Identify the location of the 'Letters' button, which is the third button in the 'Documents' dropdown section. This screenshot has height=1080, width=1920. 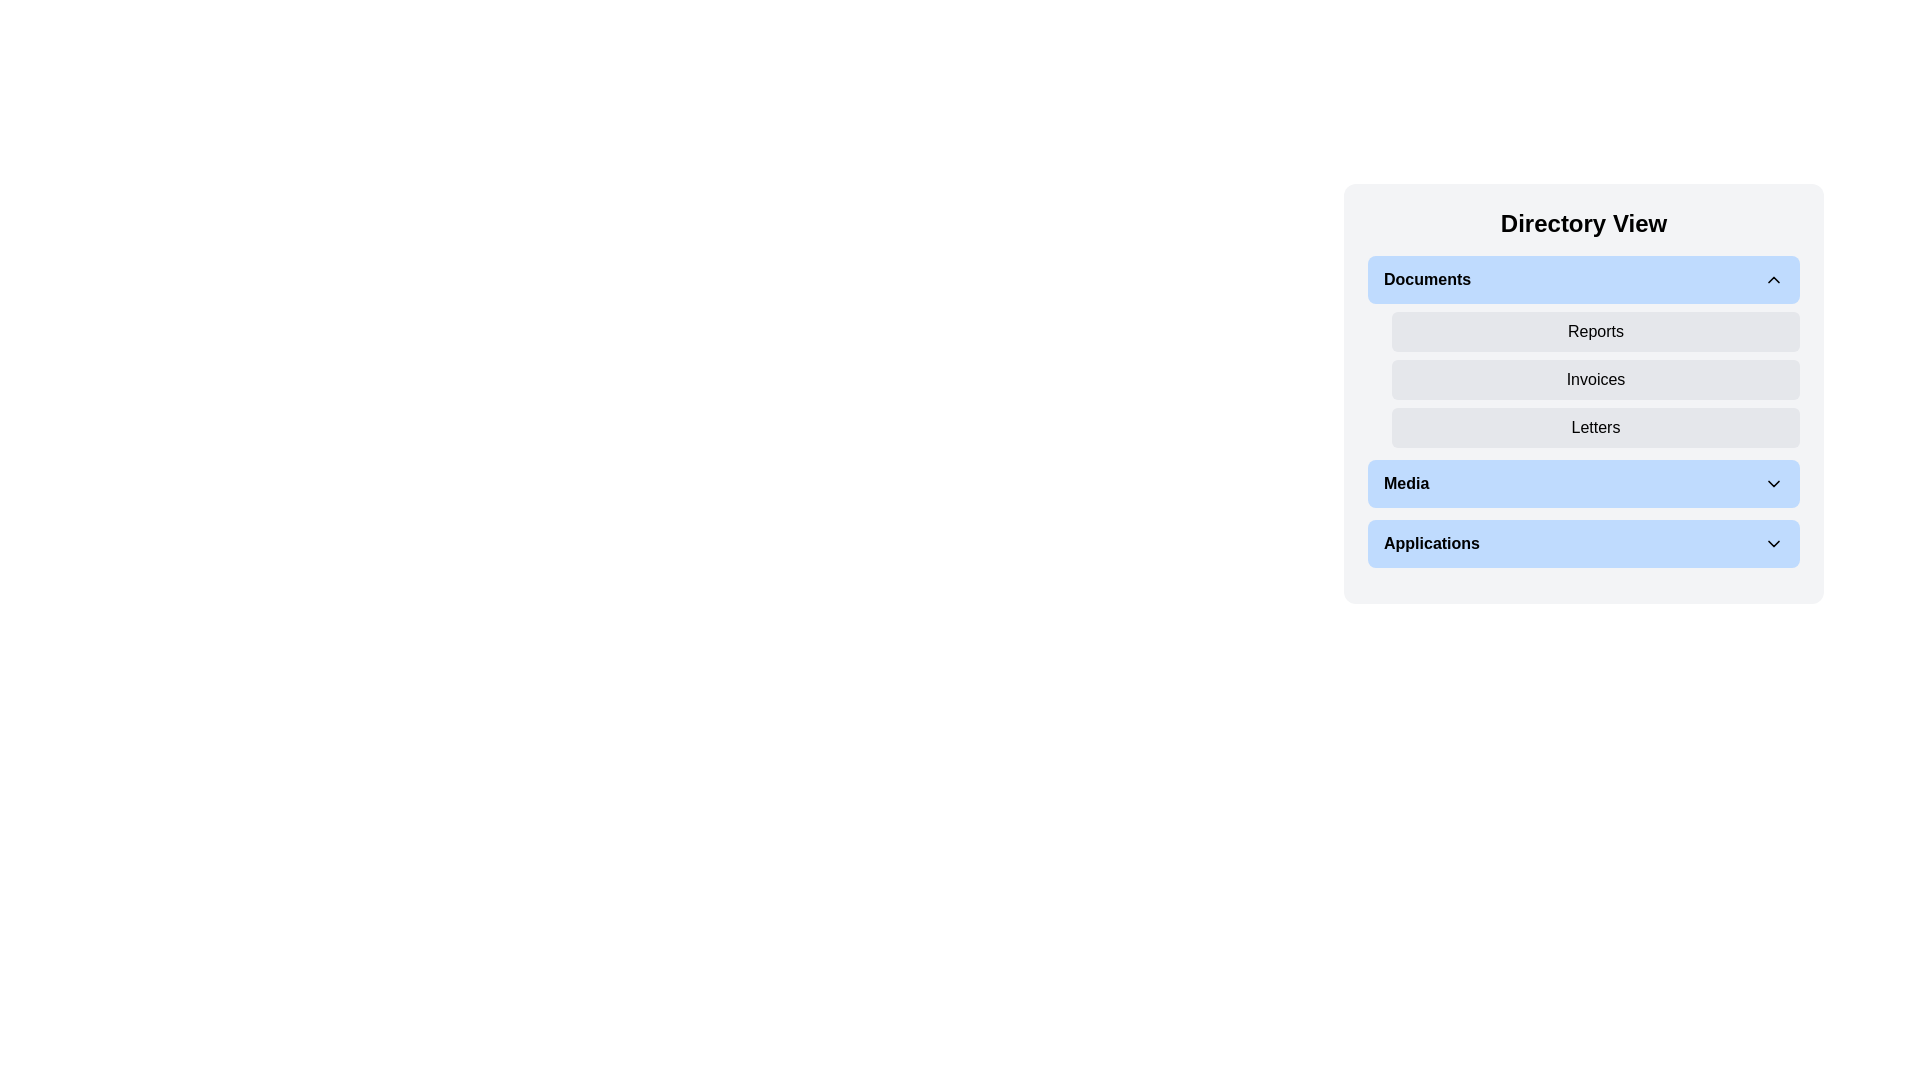
(1595, 427).